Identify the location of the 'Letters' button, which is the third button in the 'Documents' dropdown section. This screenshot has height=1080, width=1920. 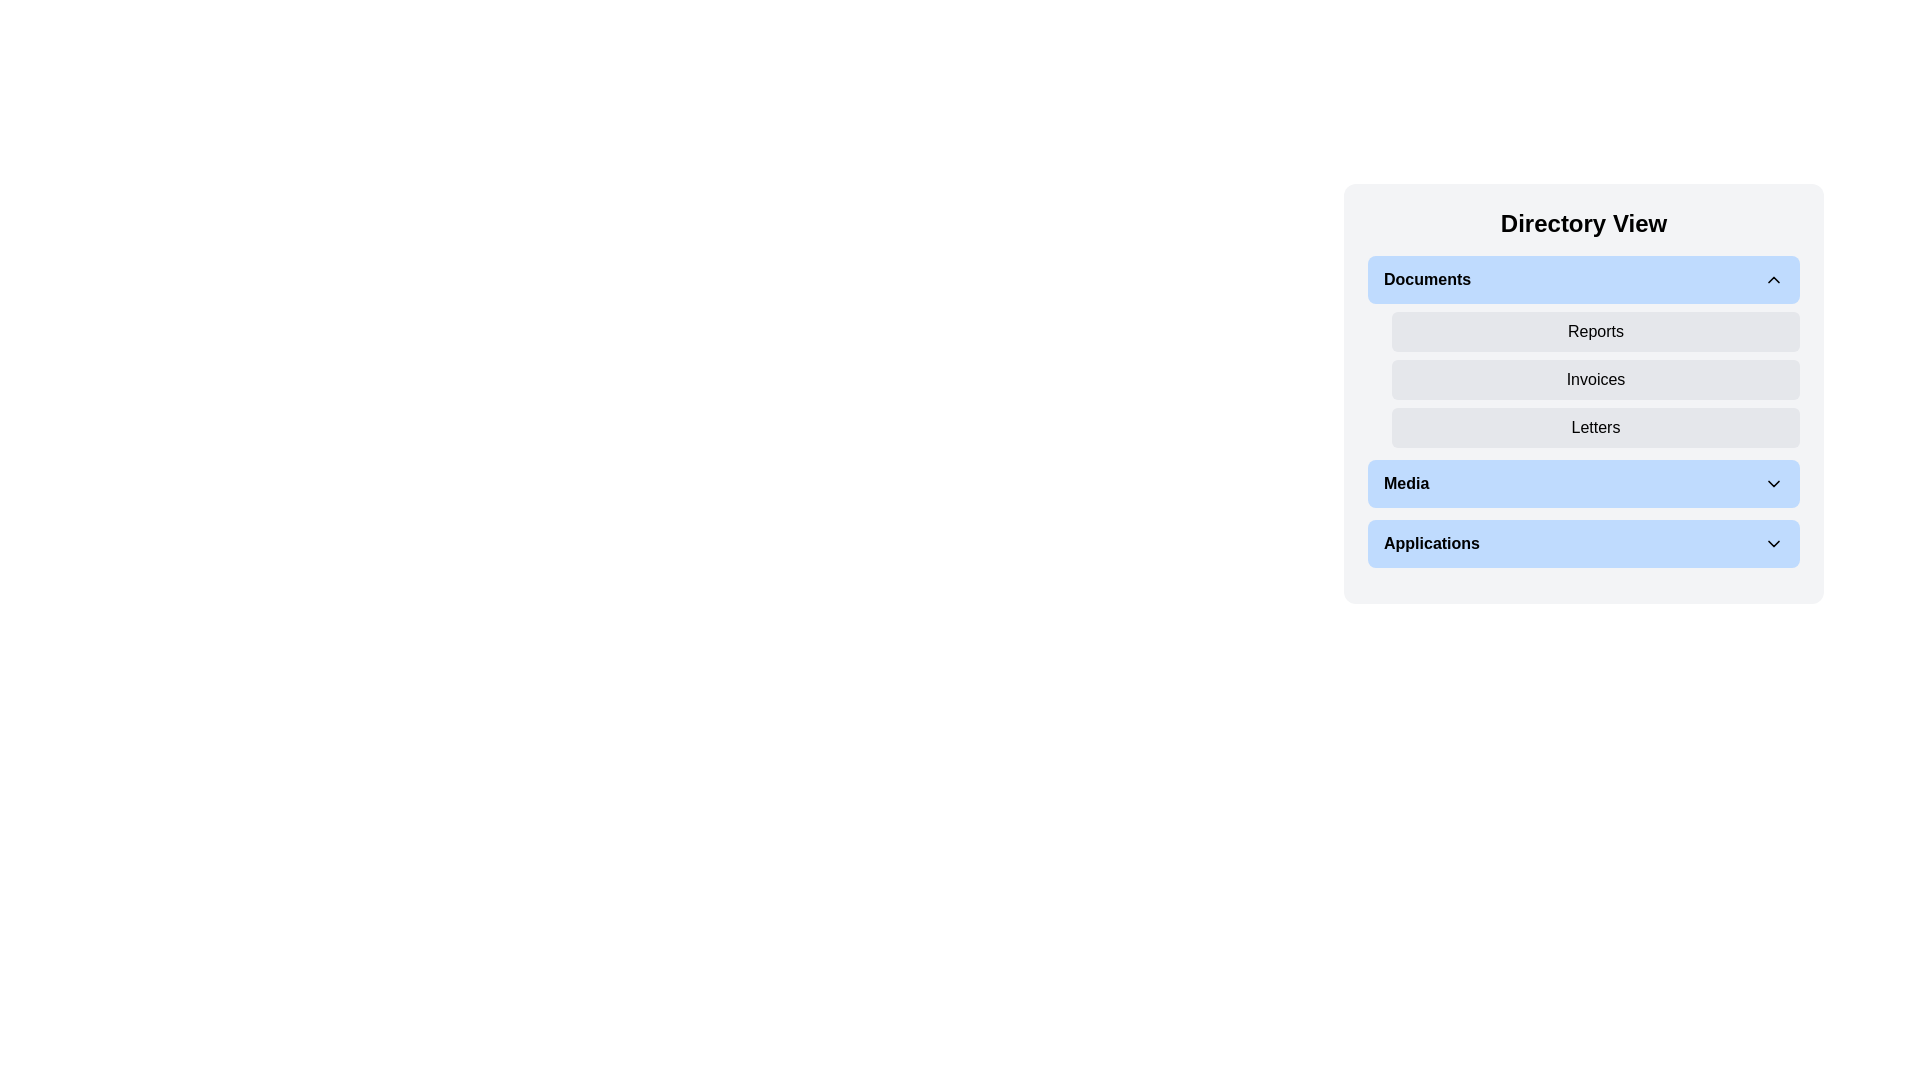
(1595, 427).